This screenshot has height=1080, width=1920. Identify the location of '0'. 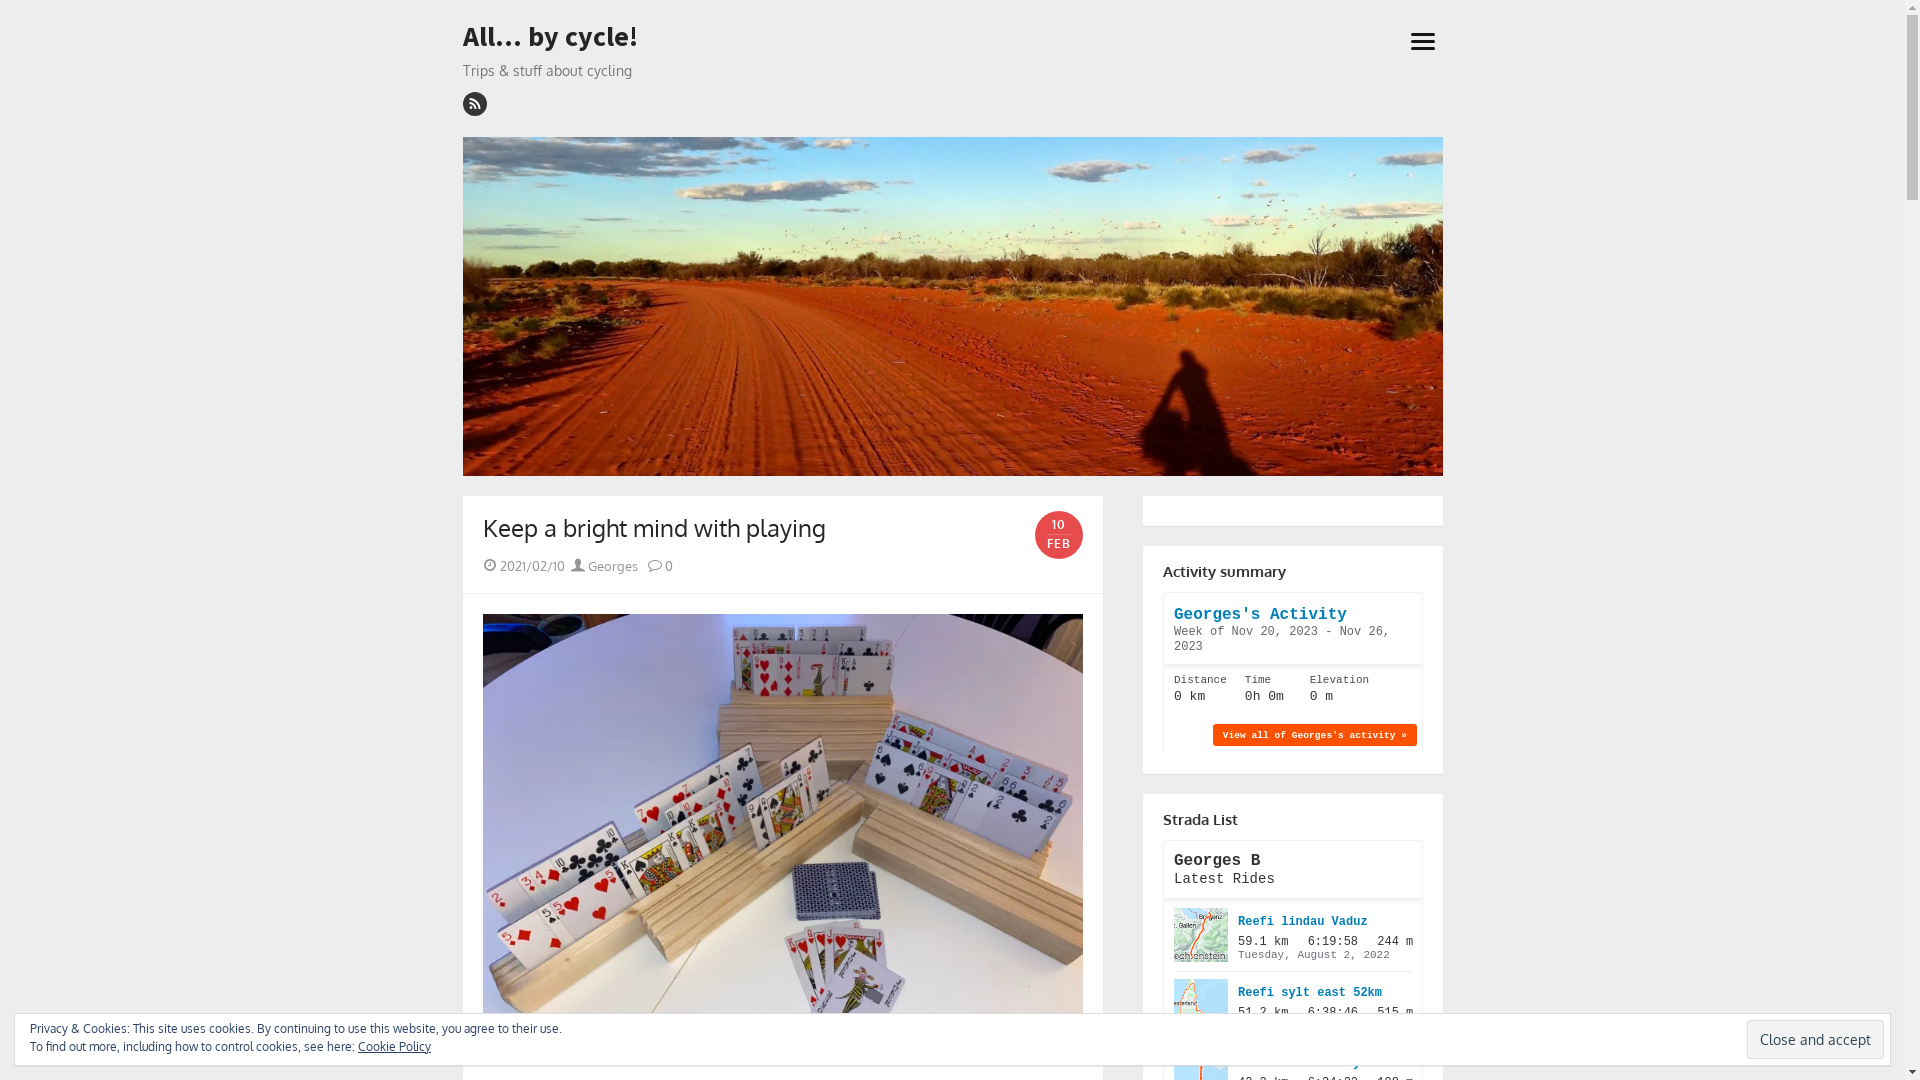
(648, 566).